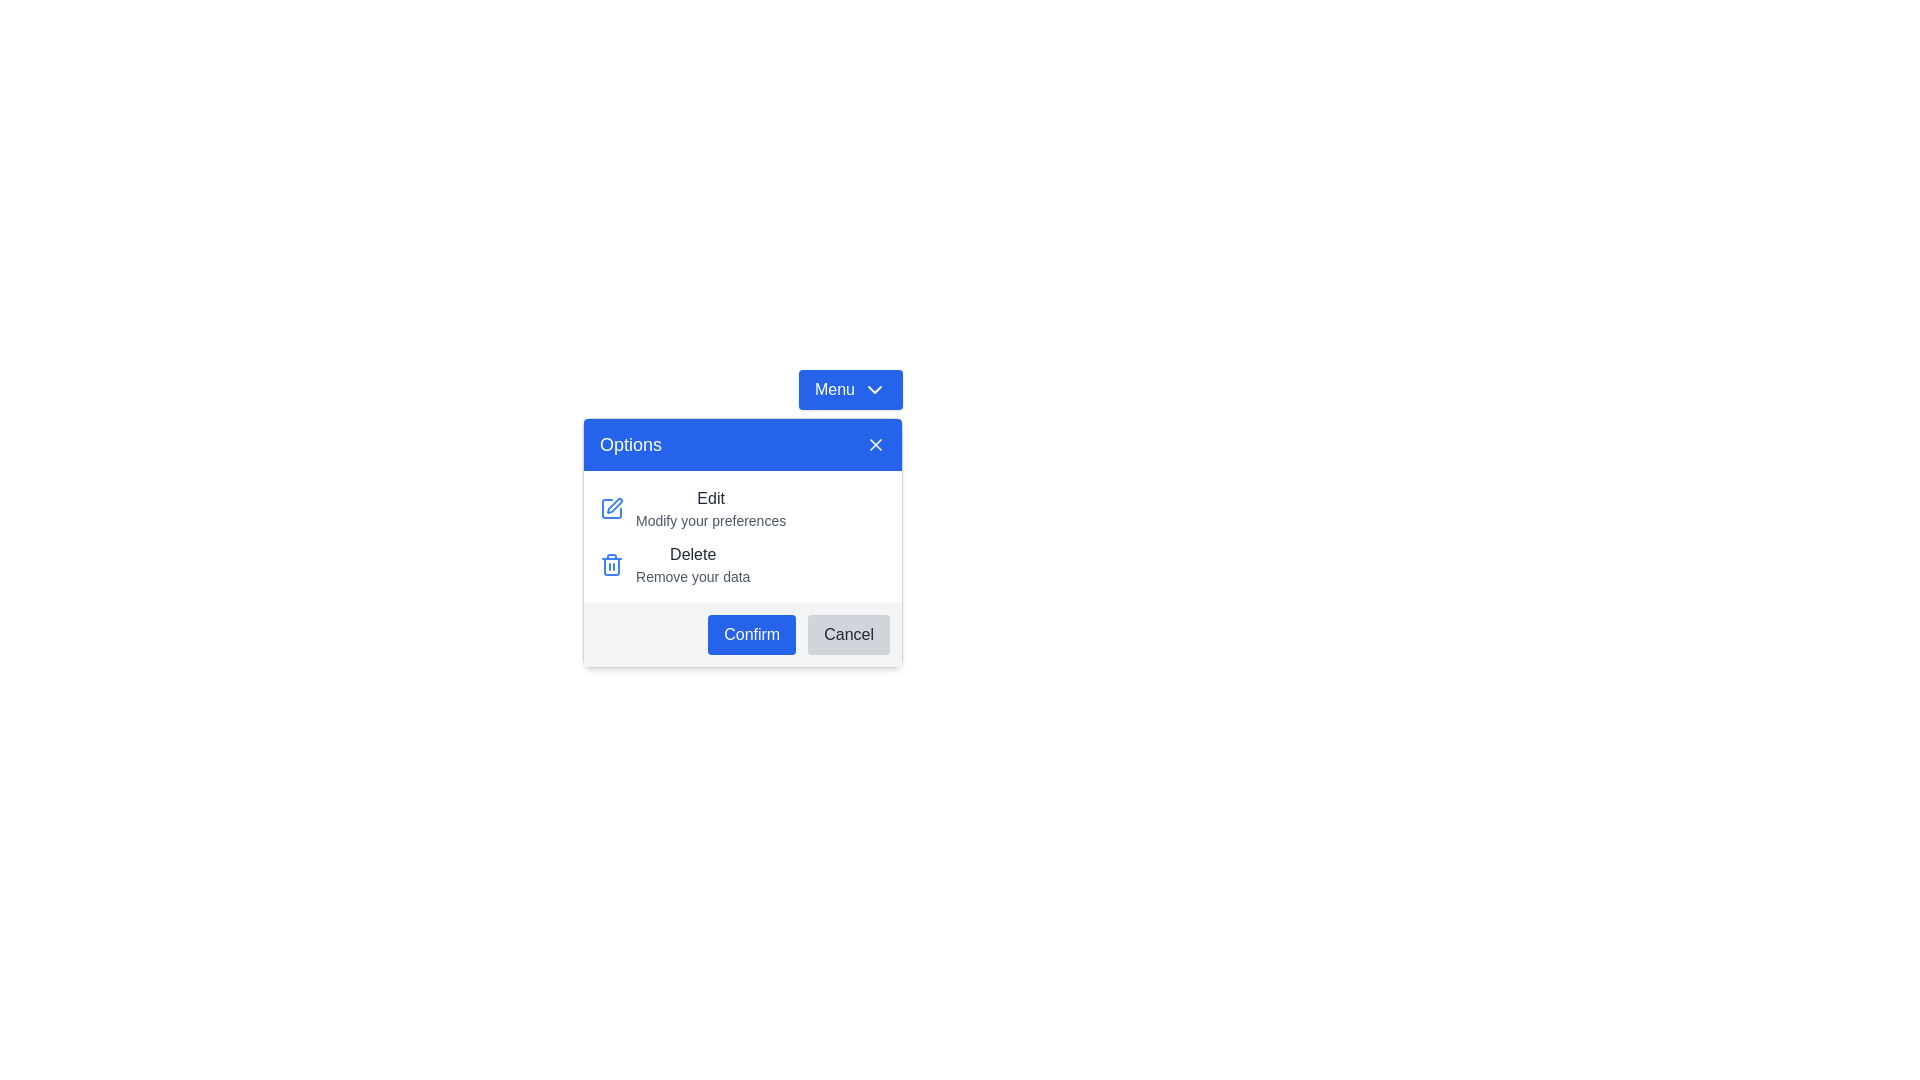 This screenshot has height=1080, width=1920. Describe the element at coordinates (742, 543) in the screenshot. I see `the 'Delete' button with a trash bin icon and subtext 'Remove your data.'` at that location.